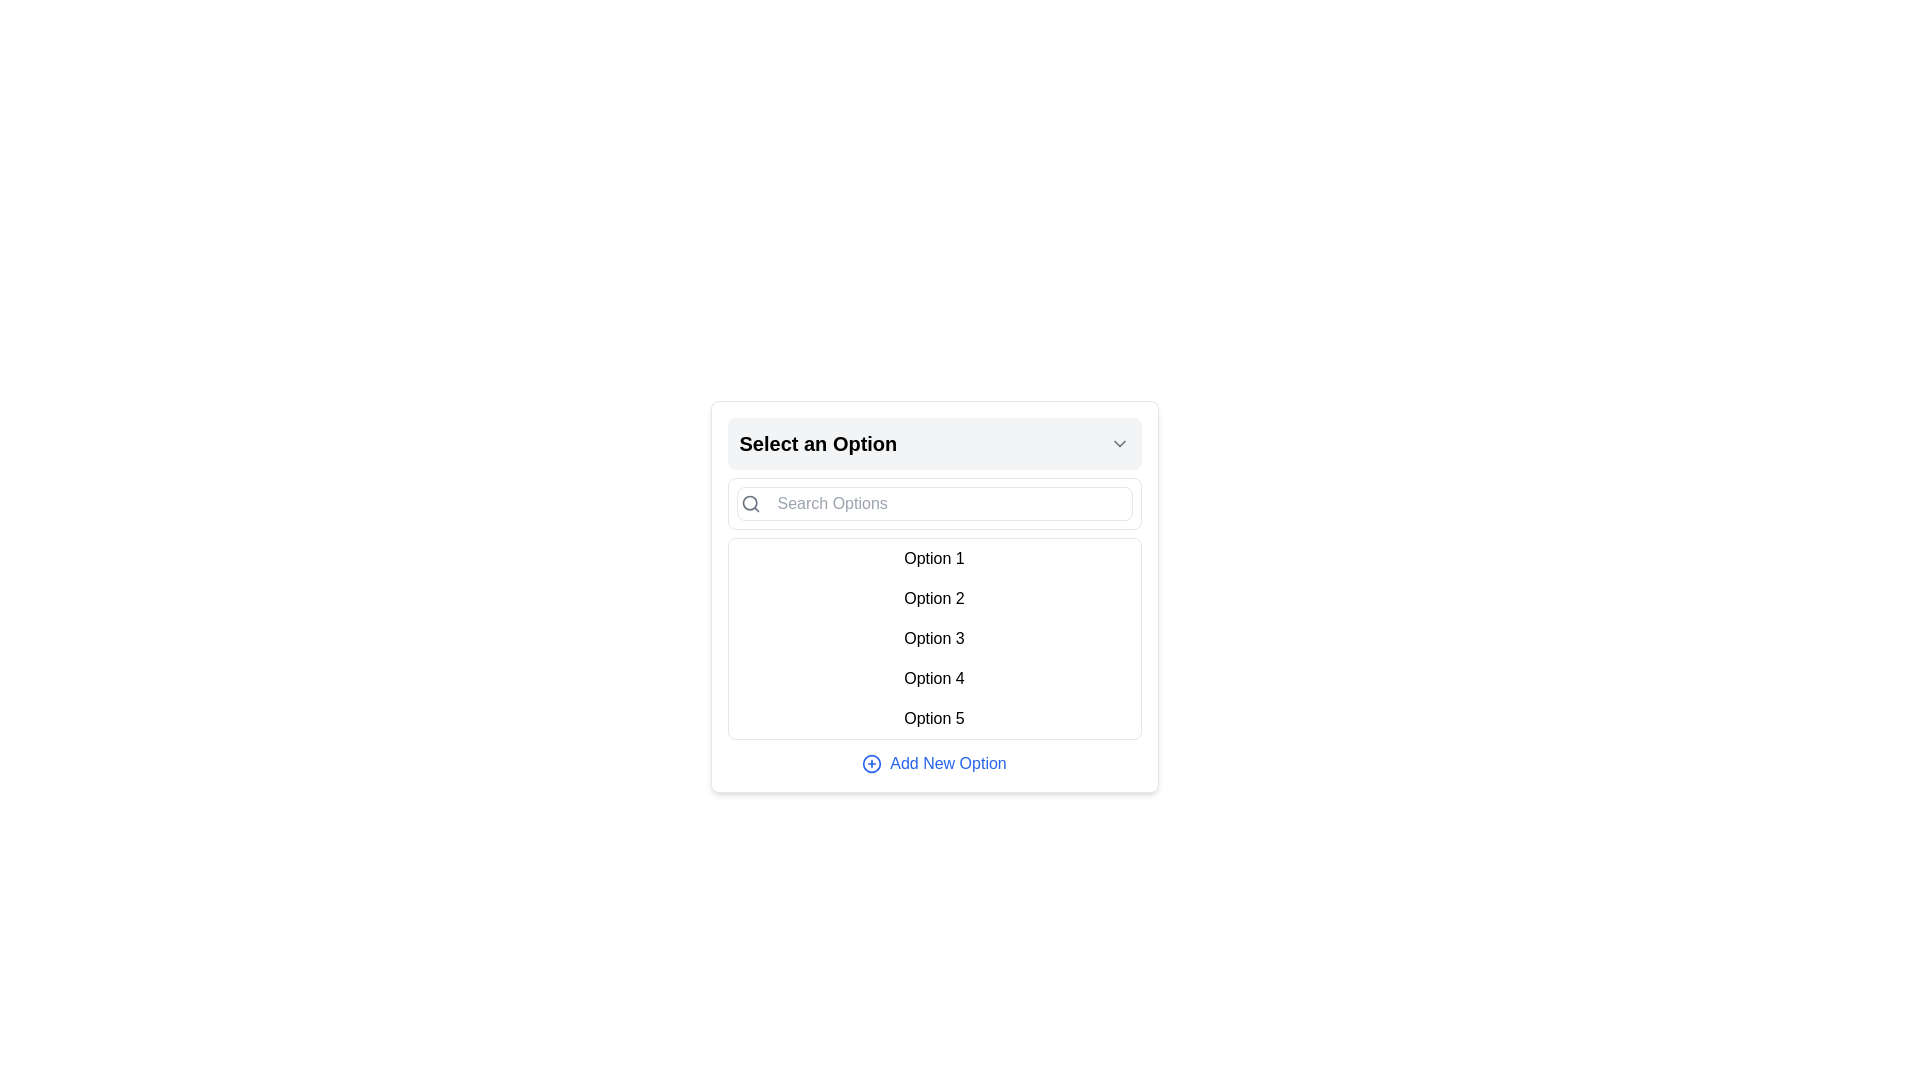  Describe the element at coordinates (933, 763) in the screenshot. I see `the button that allows users to add a new option to the existing list of options, which is centered horizontally below the list` at that location.